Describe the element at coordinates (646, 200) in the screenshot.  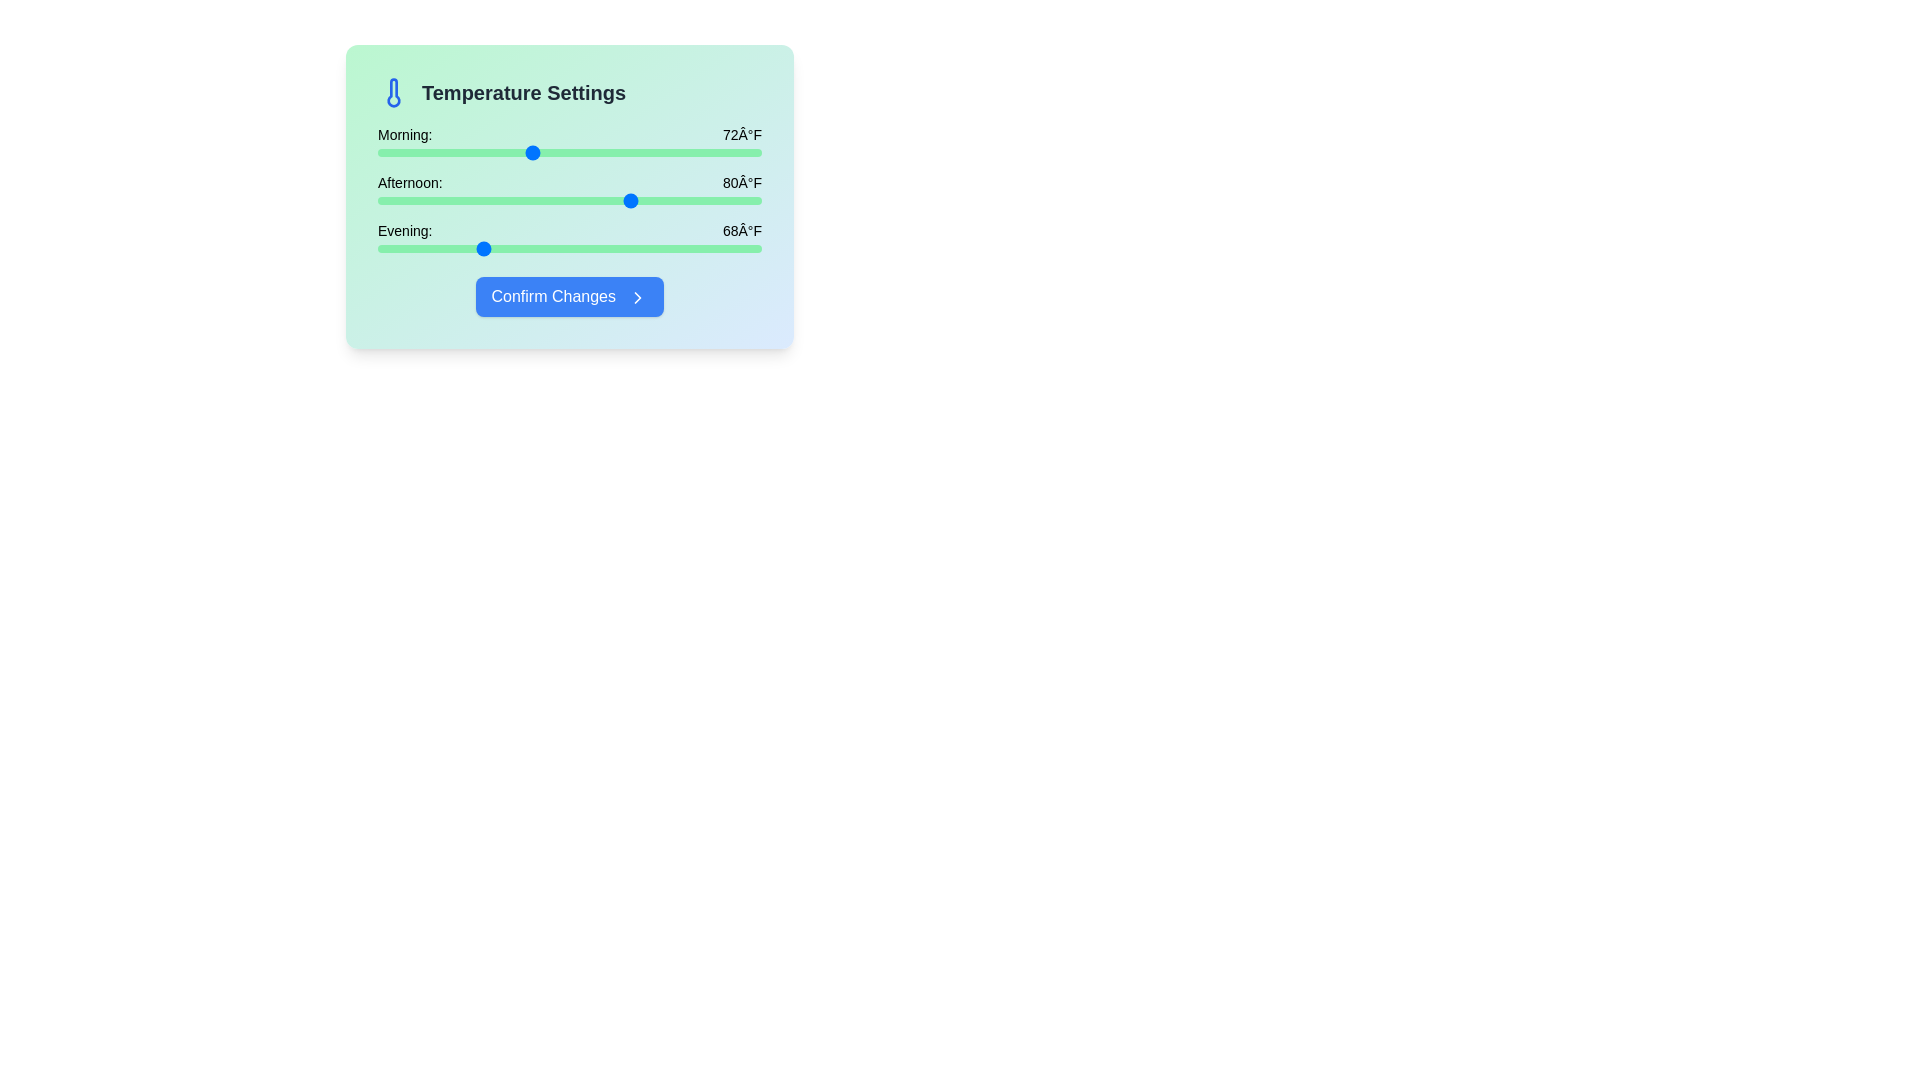
I see `the afternoon temperature slider to 81°F` at that location.